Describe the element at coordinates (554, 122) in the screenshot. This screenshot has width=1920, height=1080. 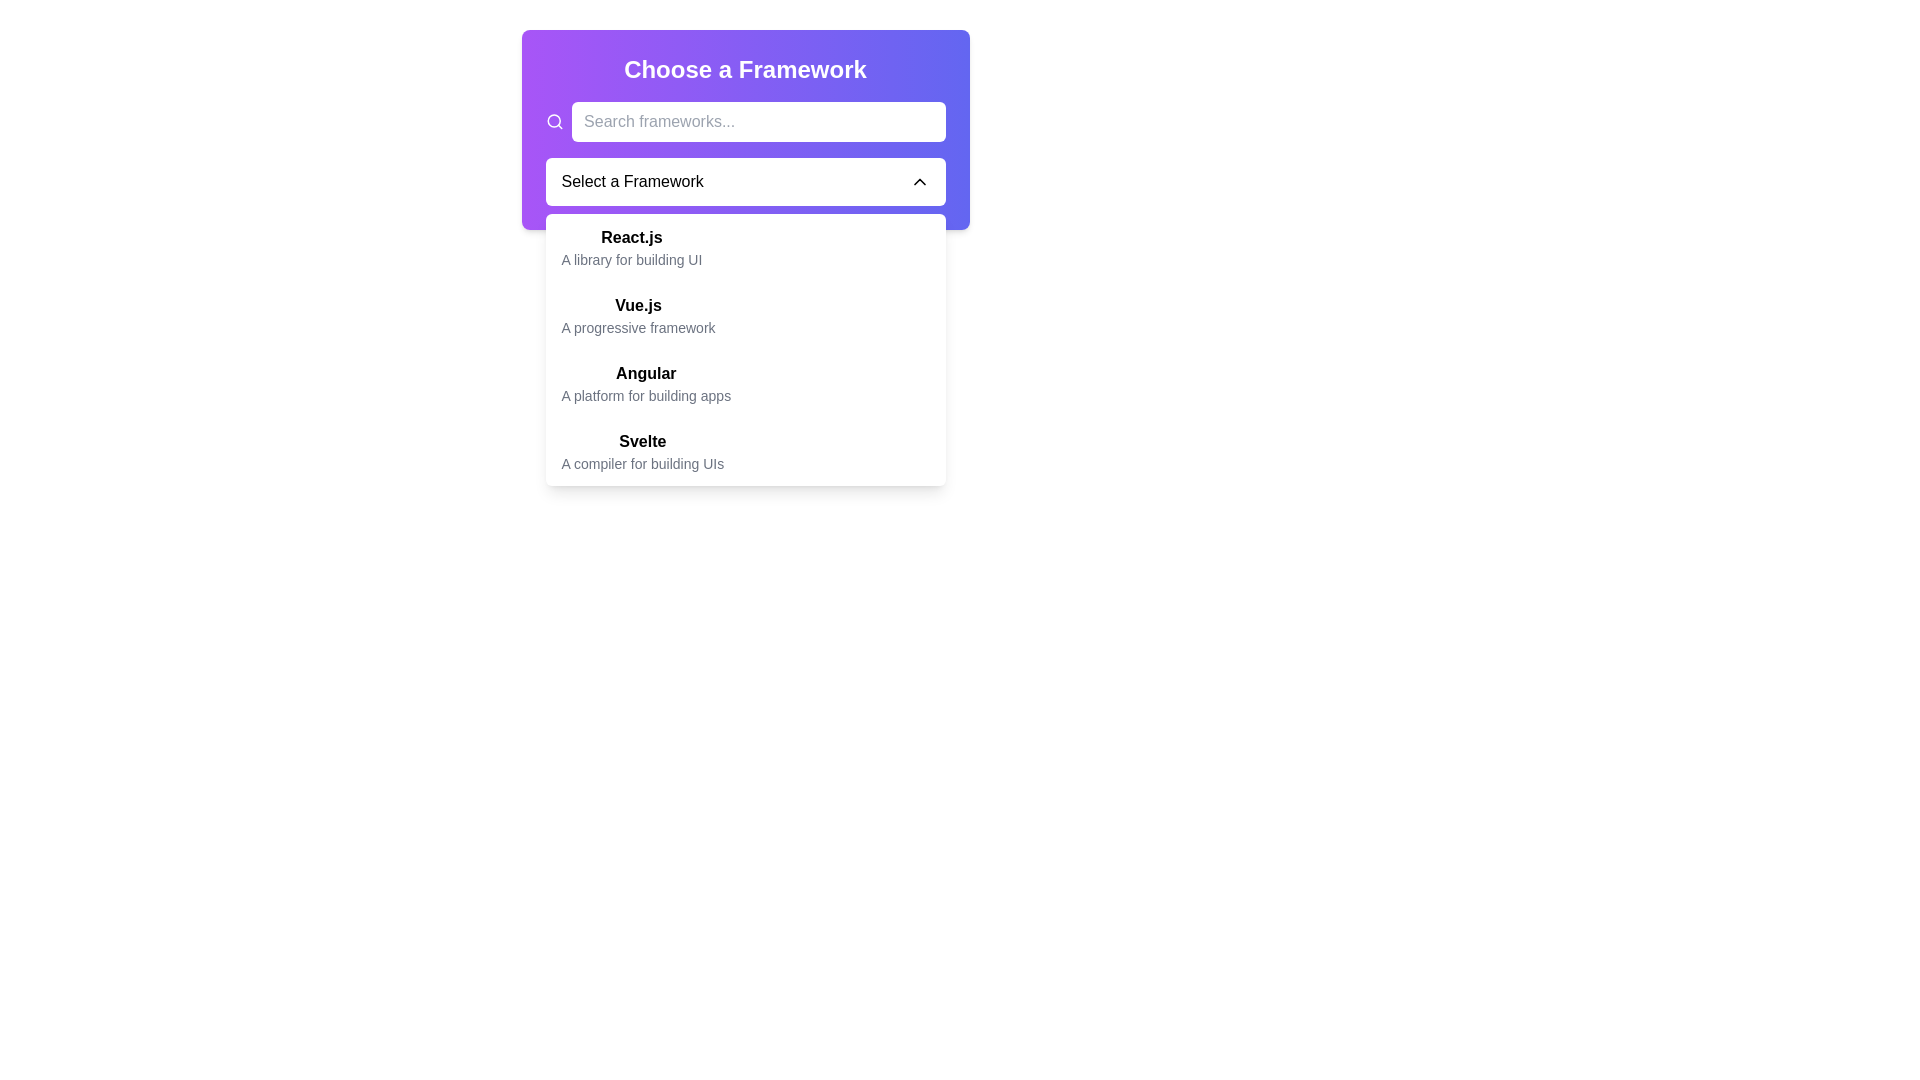
I see `the magnifying glass icon that symbolizes the search functionality, which is part of the search input UI located at the top-left corner of the search UI section` at that location.